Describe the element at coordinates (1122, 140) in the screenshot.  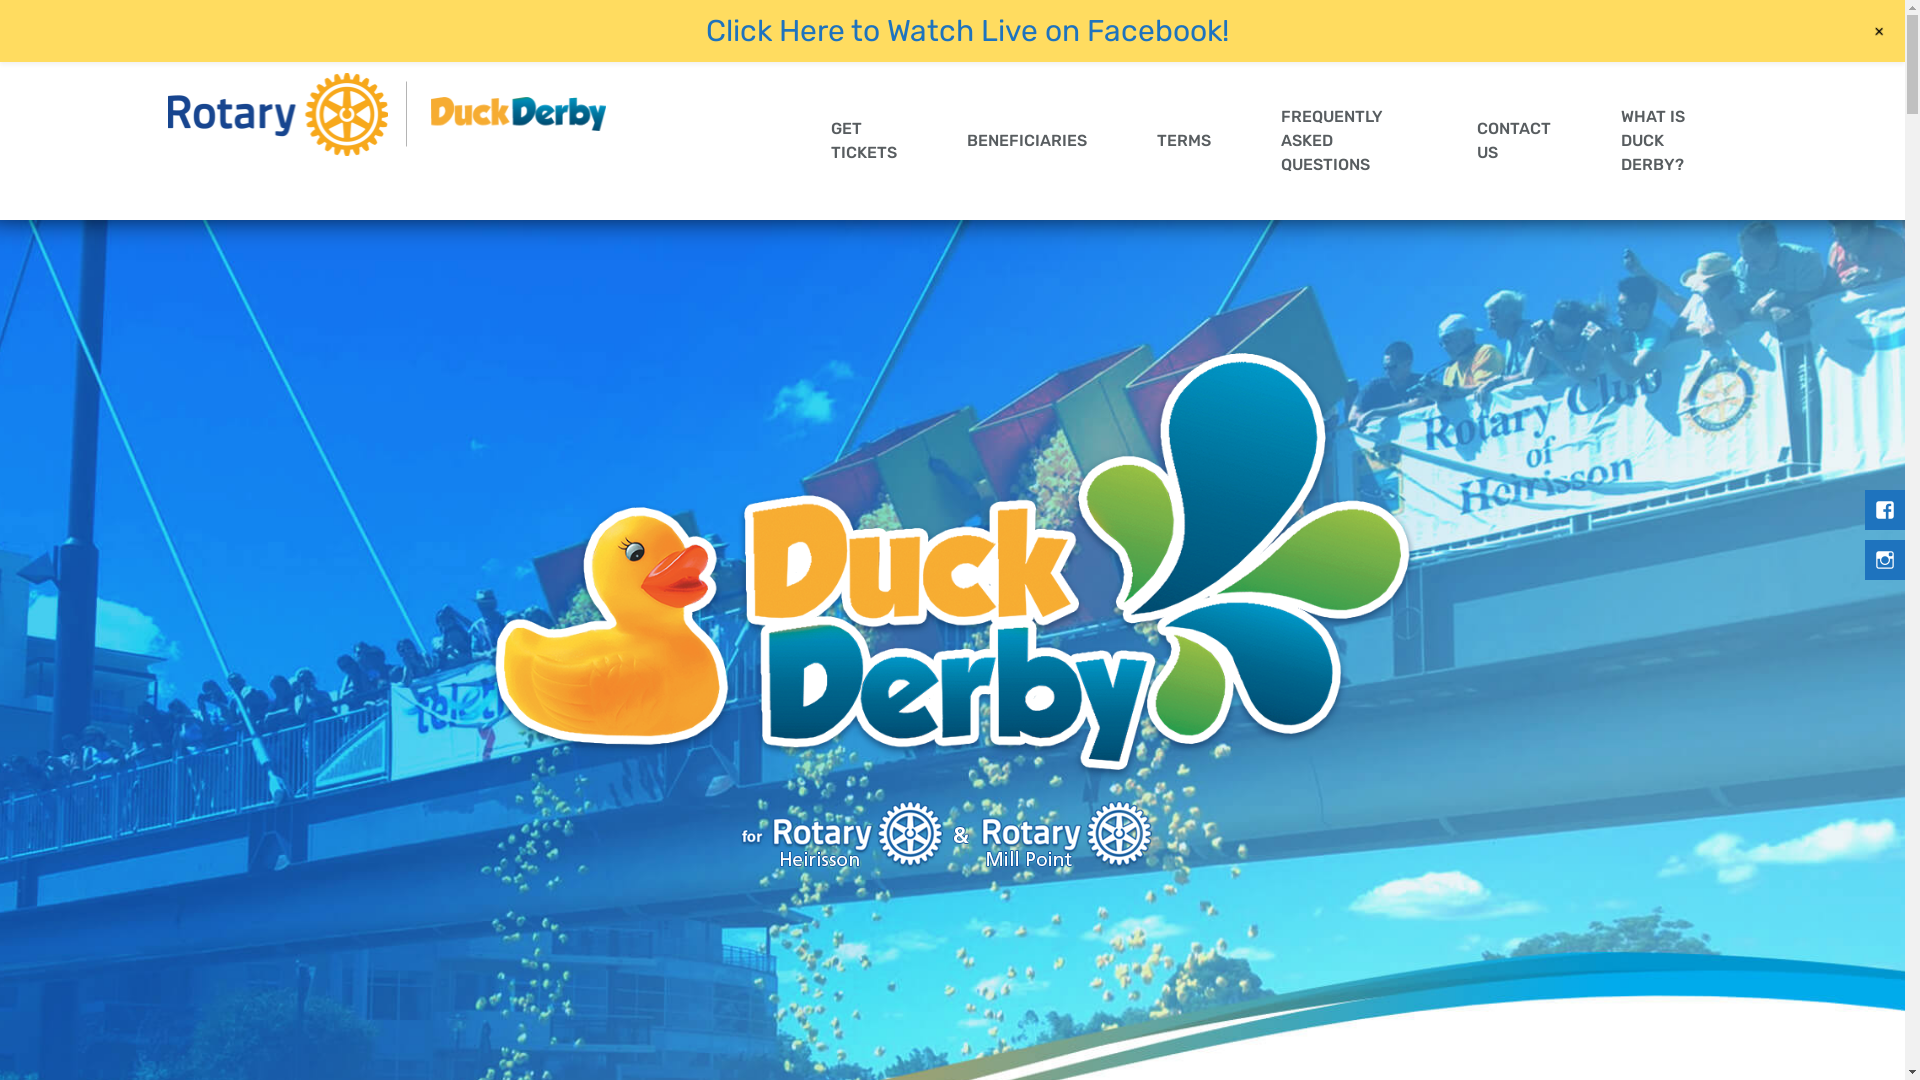
I see `'TERMS'` at that location.